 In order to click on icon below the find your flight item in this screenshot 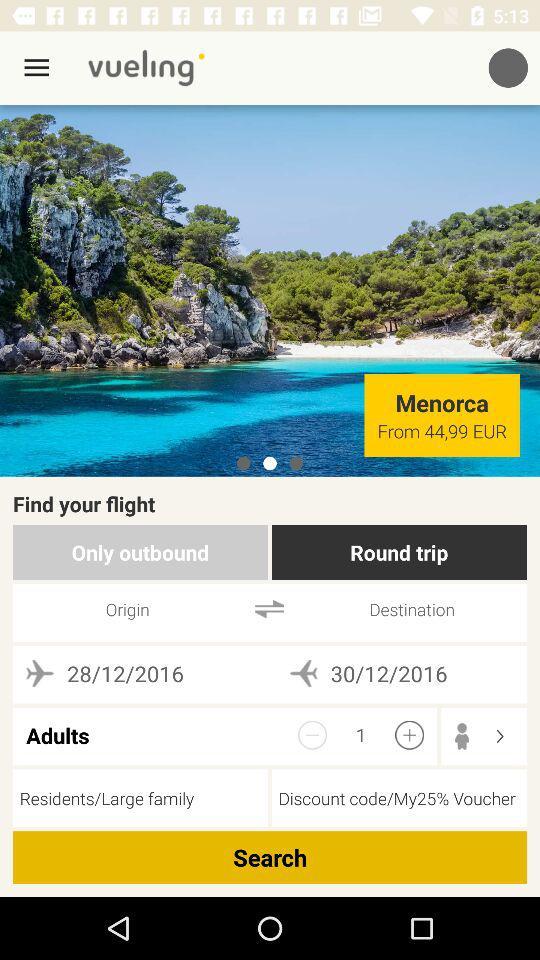, I will do `click(139, 552)`.